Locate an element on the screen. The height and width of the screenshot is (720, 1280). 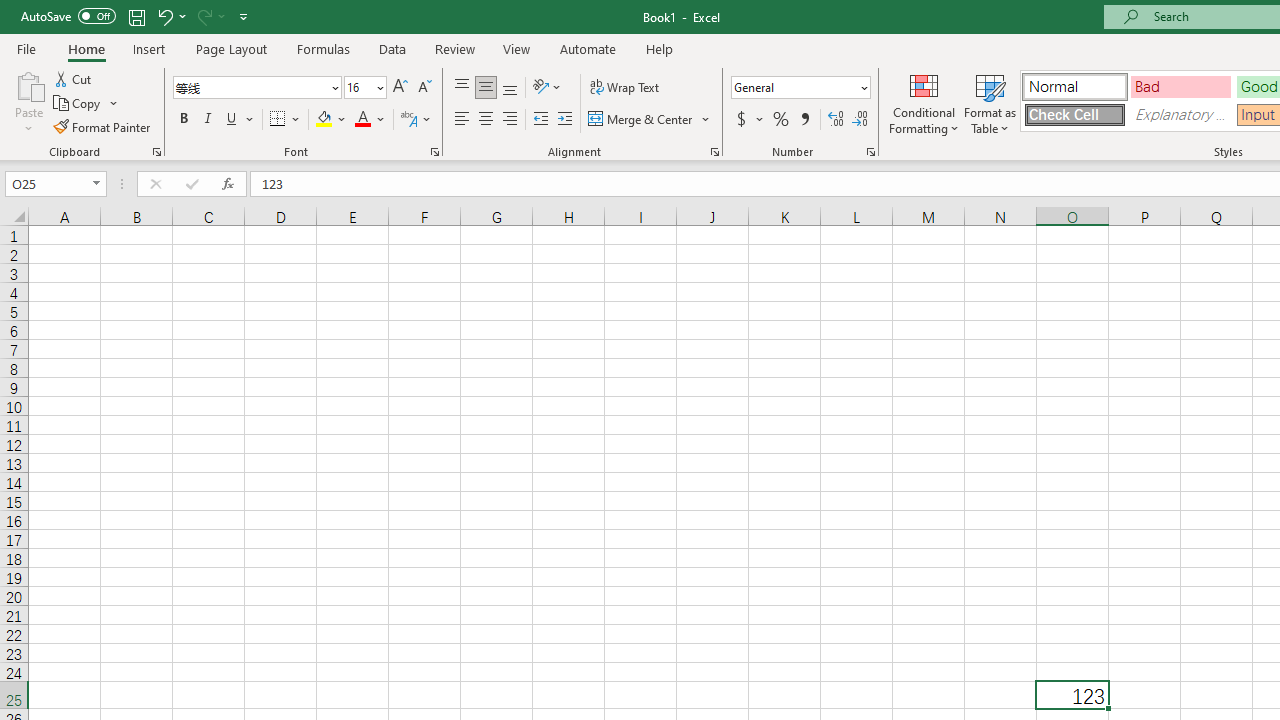
'Format Painter' is located at coordinates (102, 127).